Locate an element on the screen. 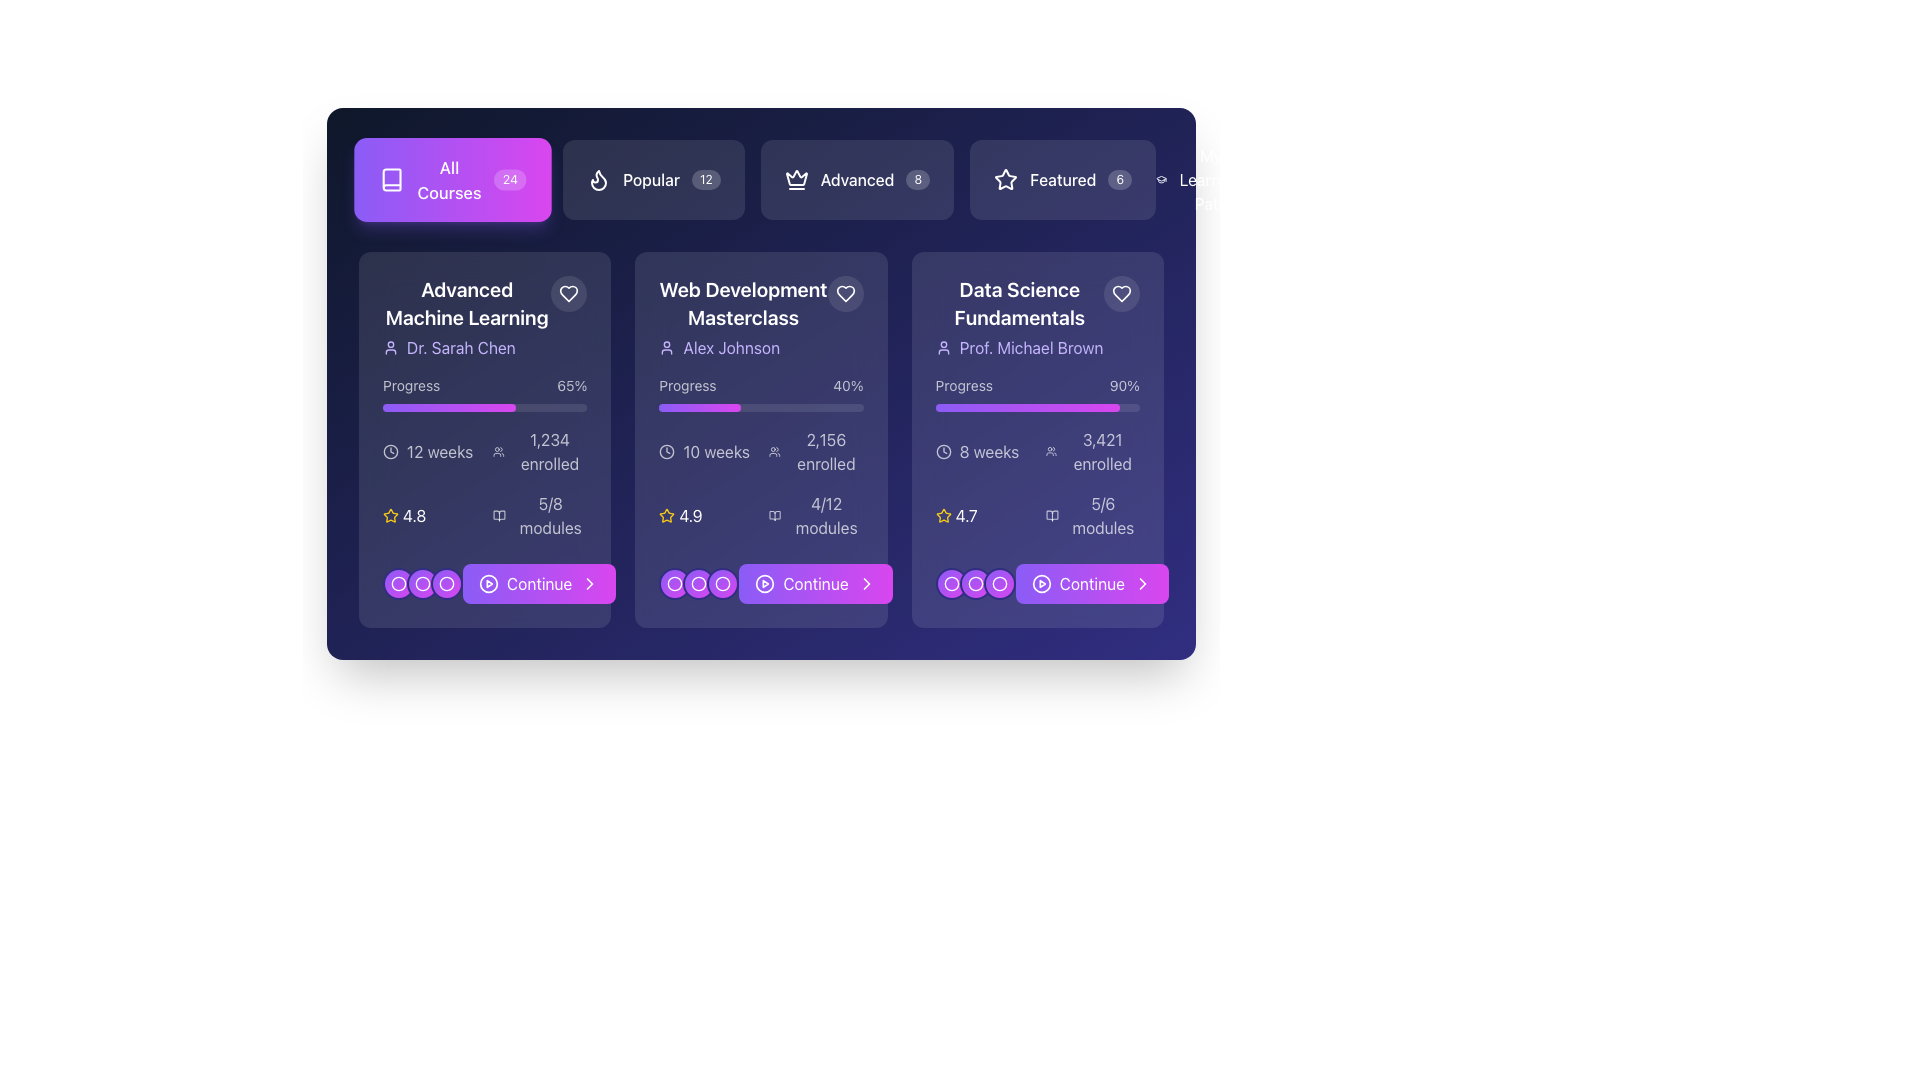 Image resolution: width=1920 pixels, height=1080 pixels. the clock icon element representing time-related information for the 'Data Science Fundamentals' course, located near the '8 weeks' text is located at coordinates (942, 451).